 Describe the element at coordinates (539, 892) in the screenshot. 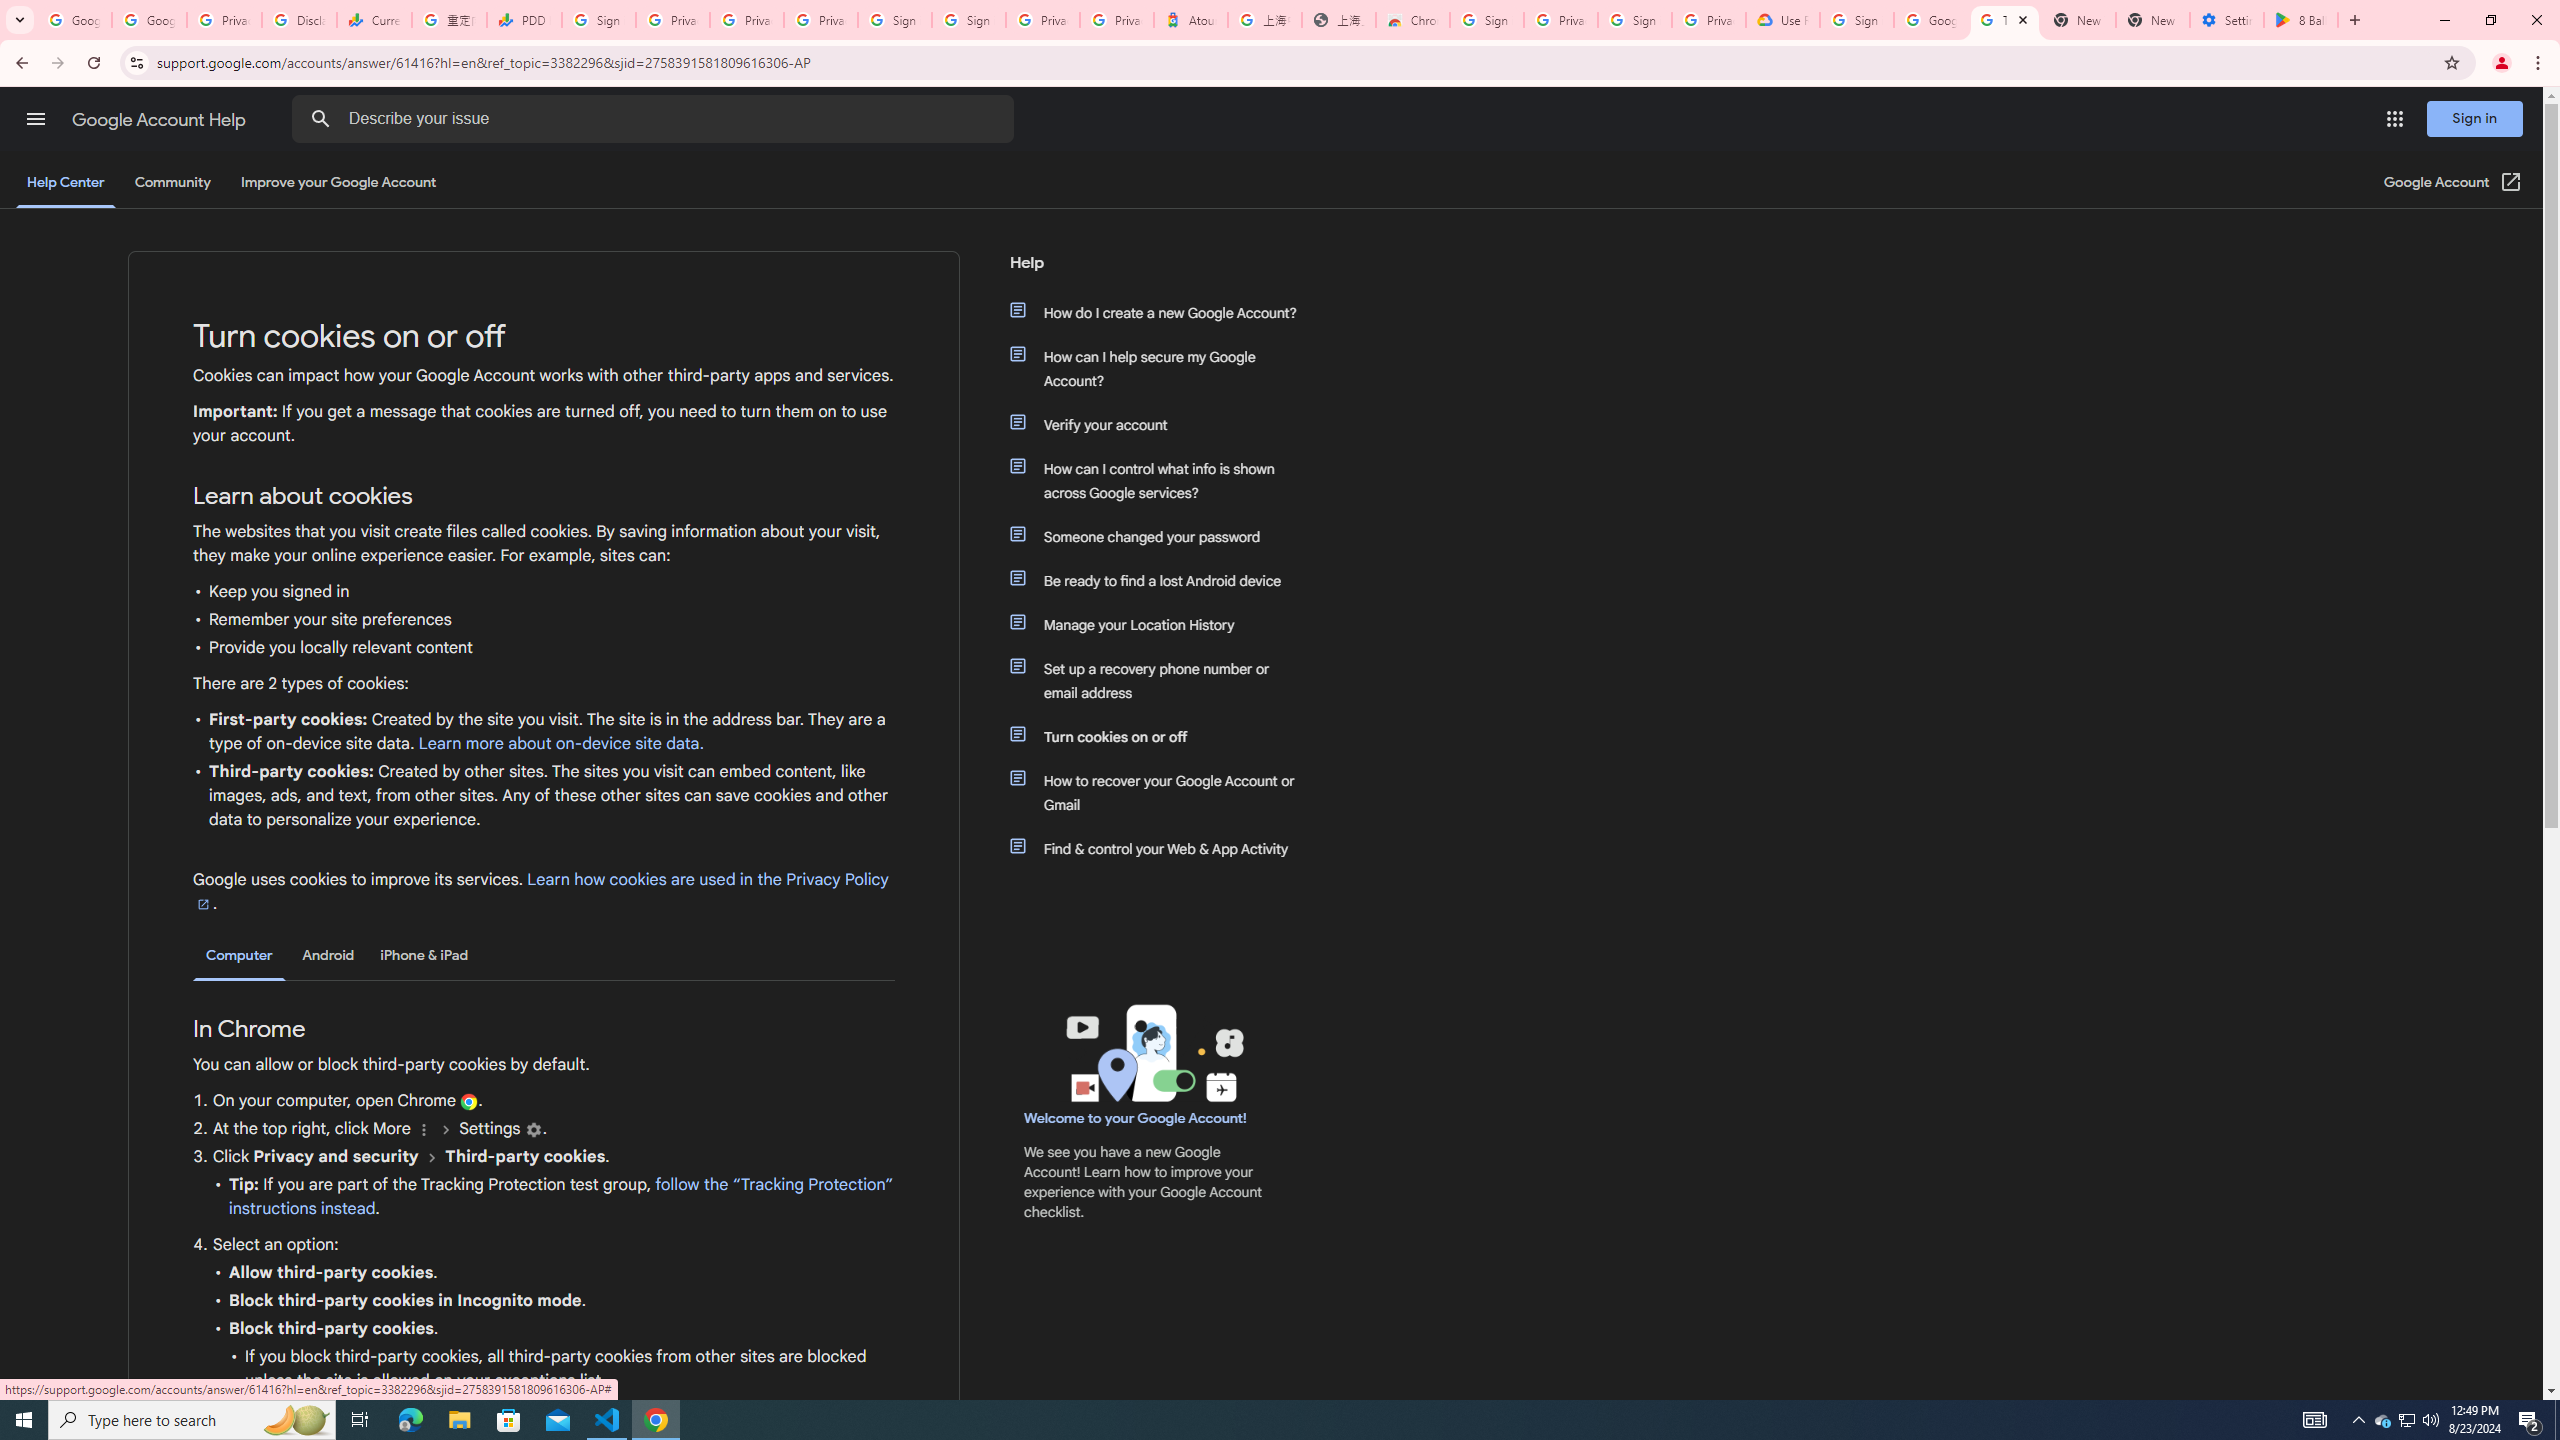

I see `'Learn how cookies are used in the Privacy Policy'` at that location.